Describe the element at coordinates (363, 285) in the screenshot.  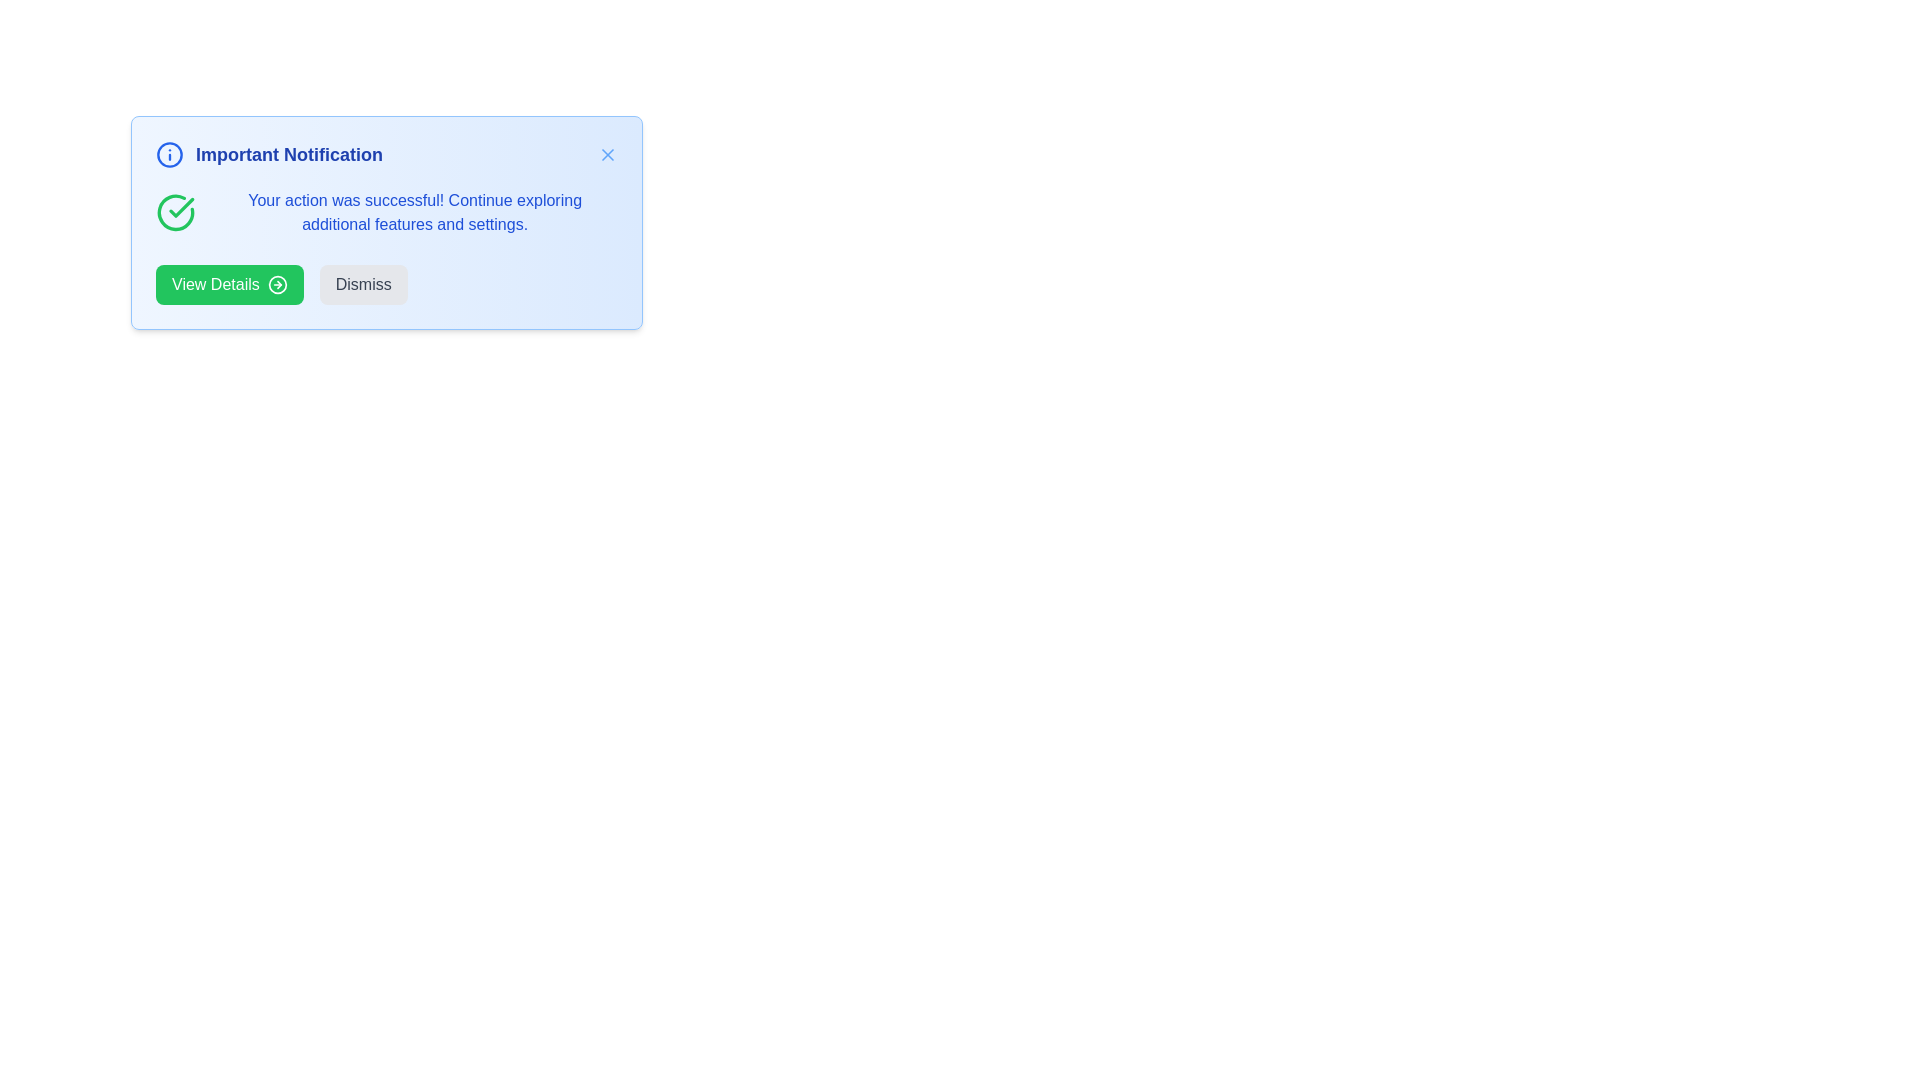
I see `the interactive element Dismiss to observe the hover effect` at that location.